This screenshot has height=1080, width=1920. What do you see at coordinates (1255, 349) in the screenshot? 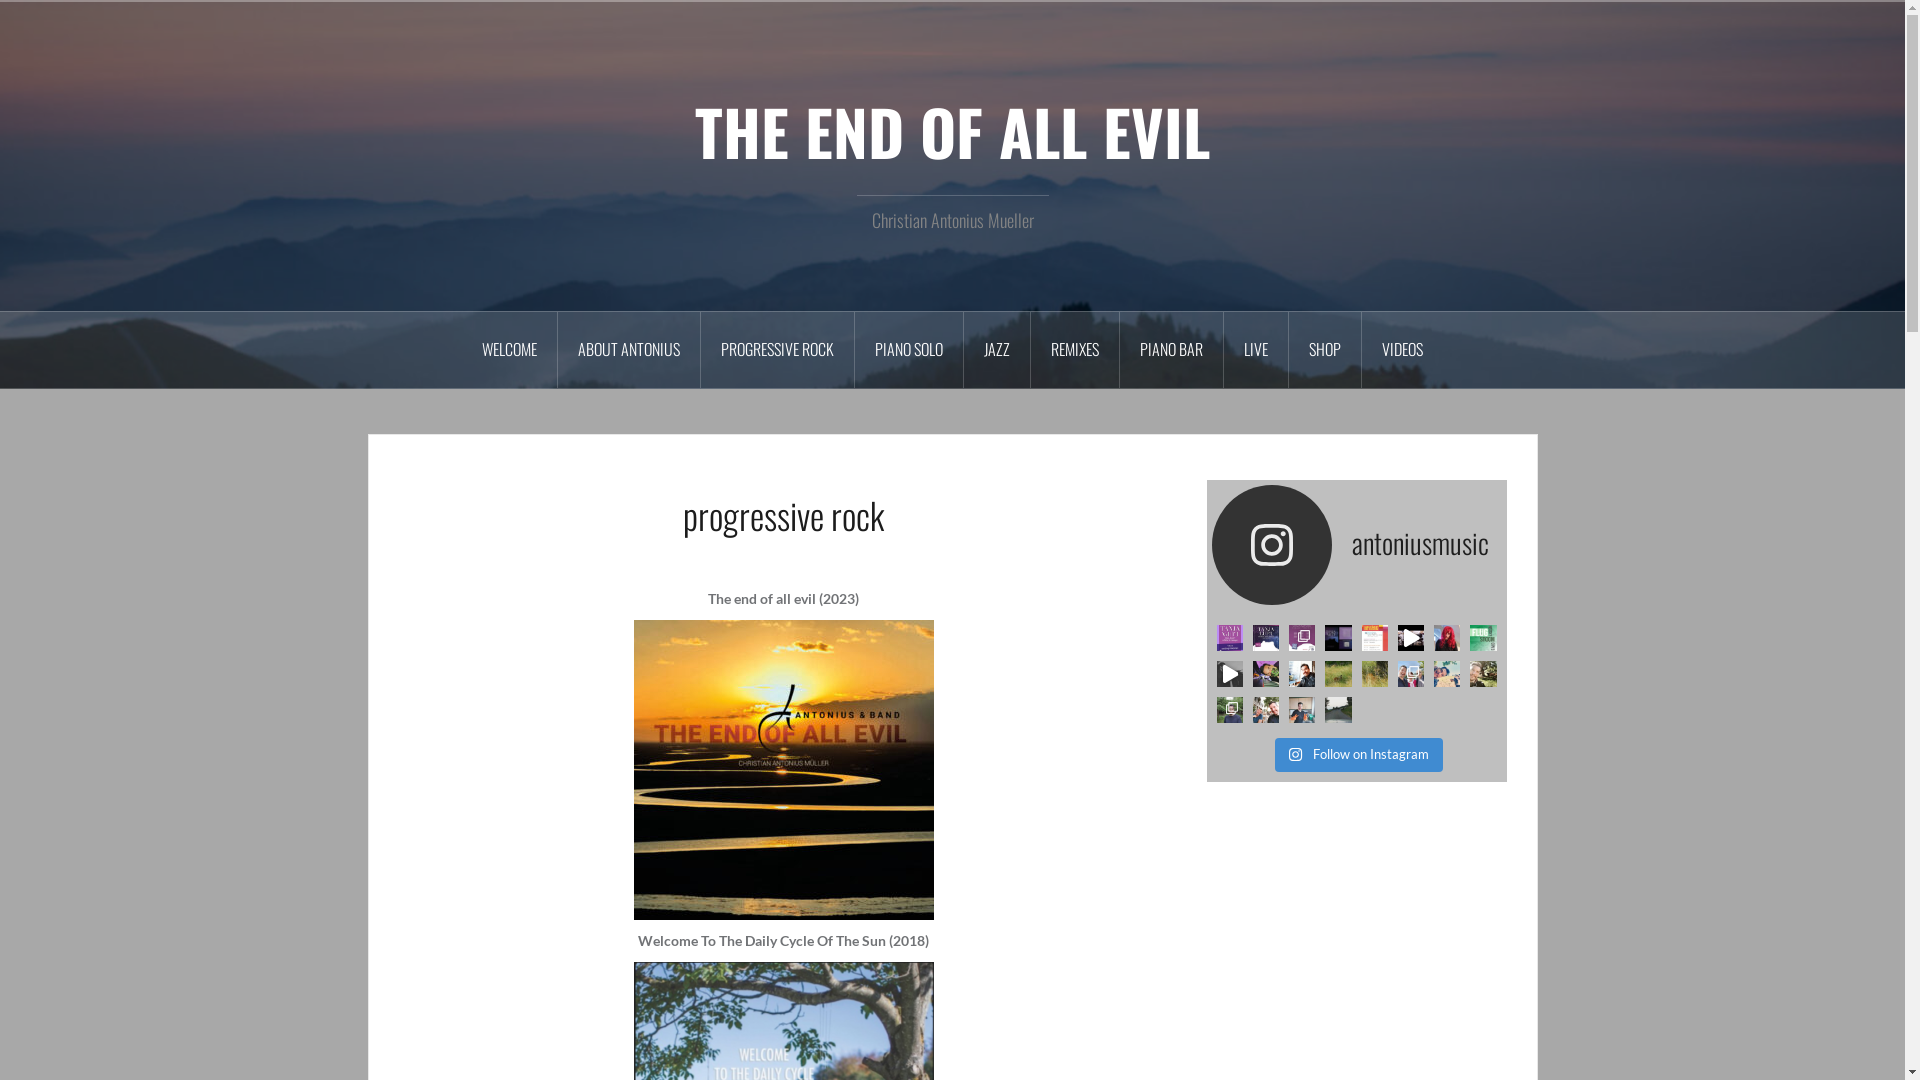
I see `'LIVE'` at bounding box center [1255, 349].